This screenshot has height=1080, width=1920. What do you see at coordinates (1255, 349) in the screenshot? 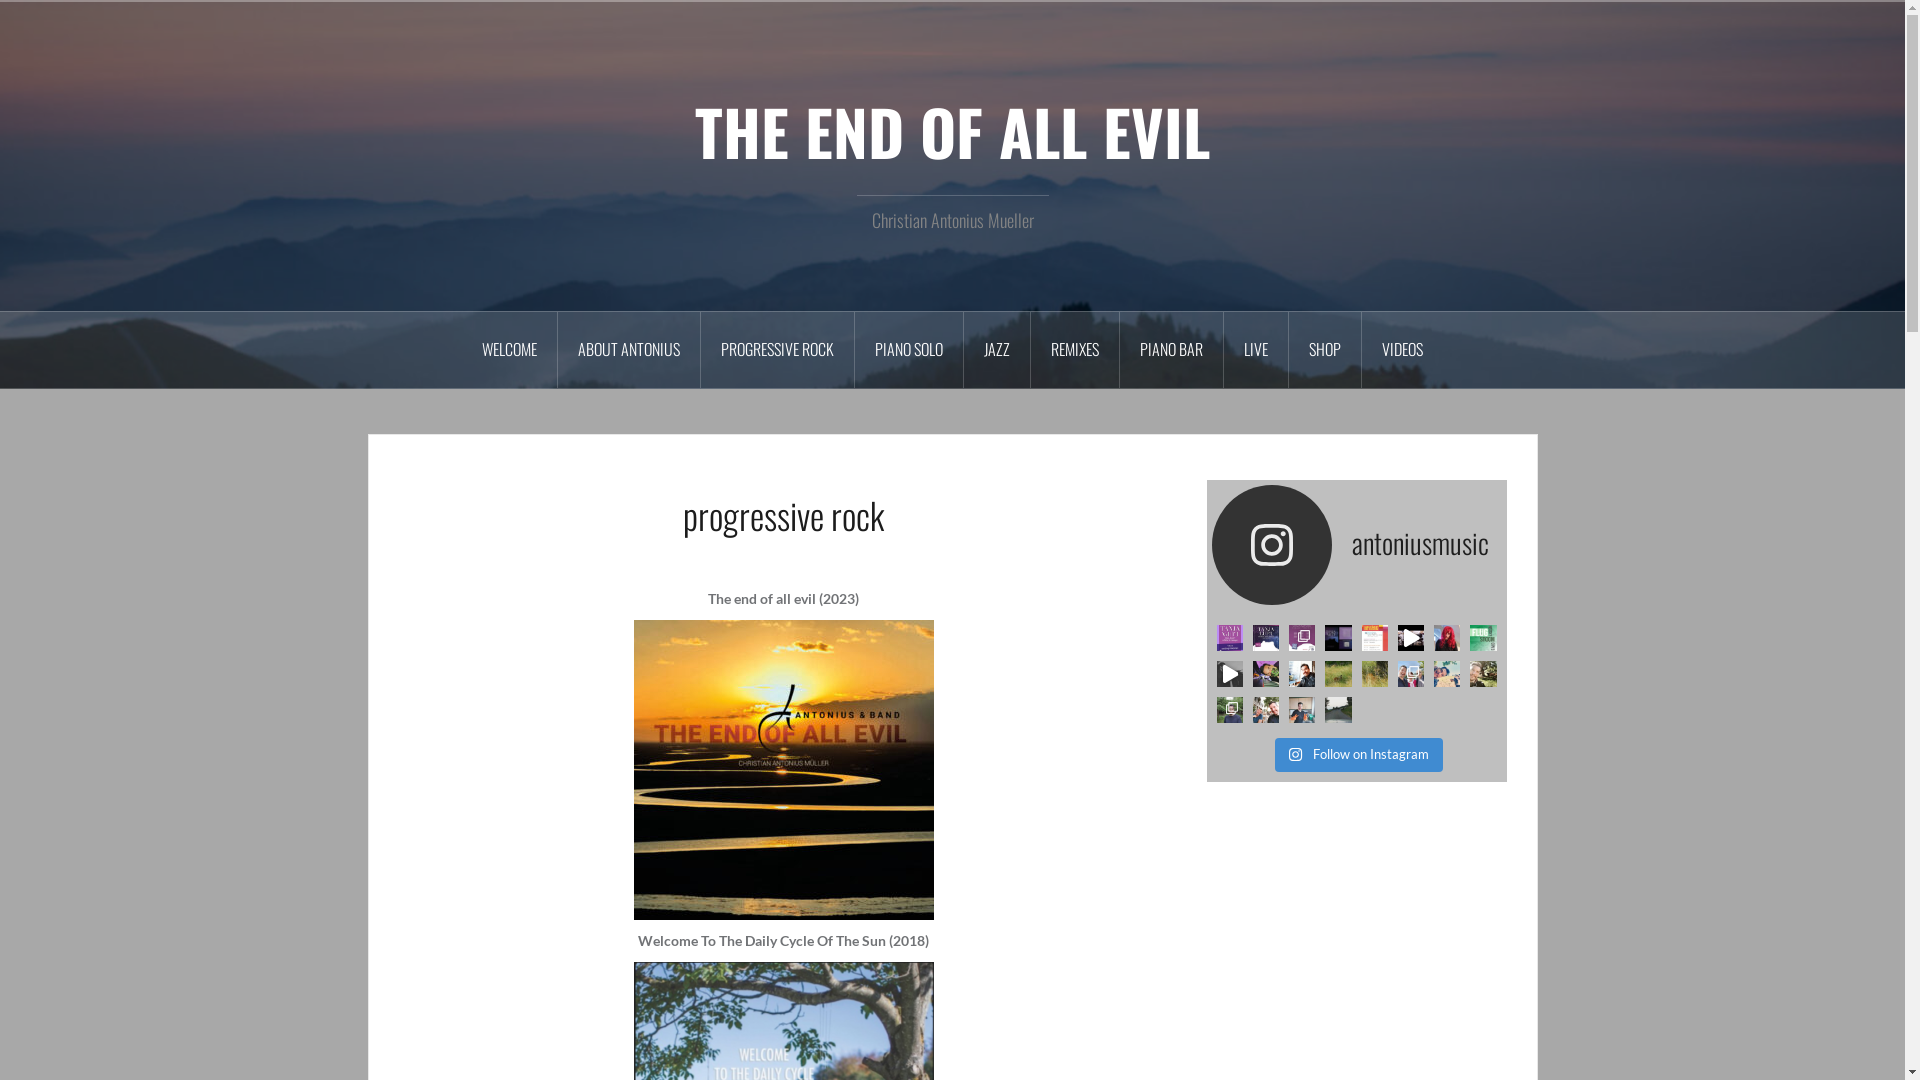
I see `'LIVE'` at bounding box center [1255, 349].